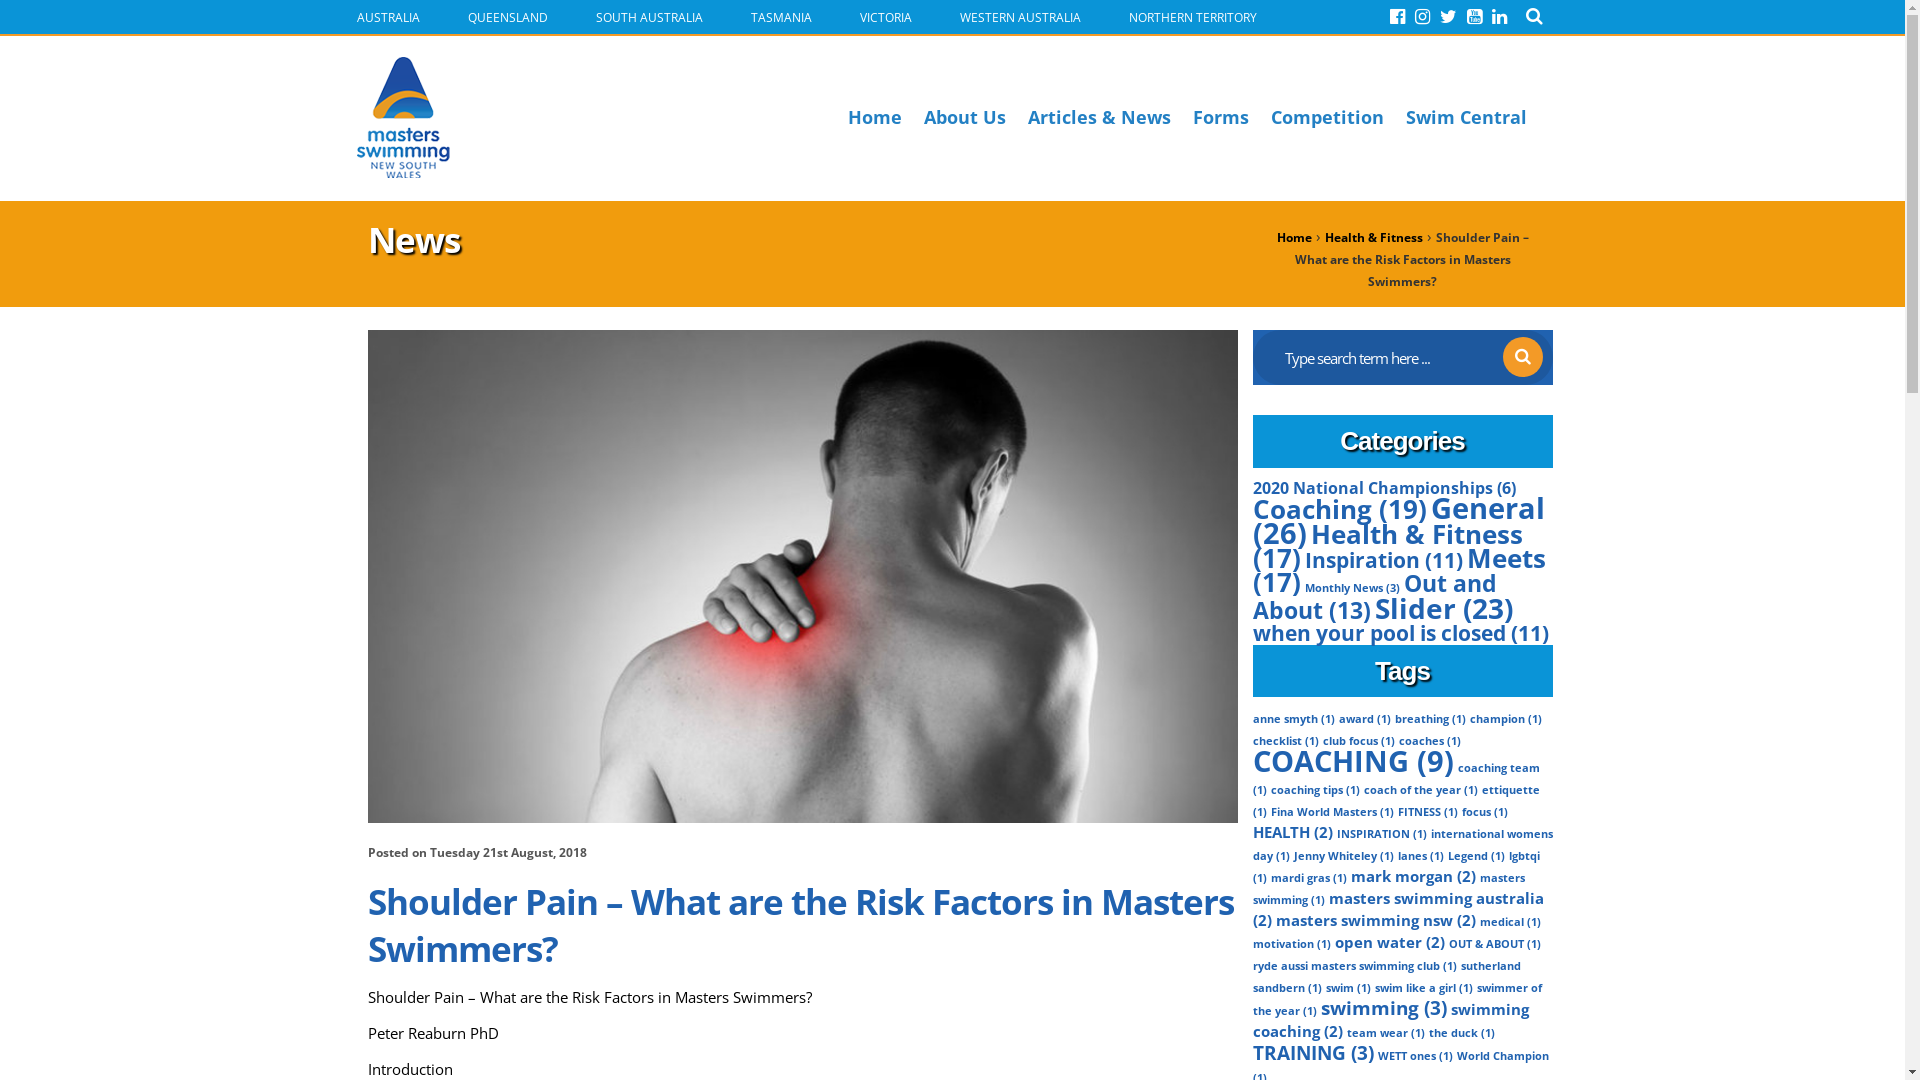  Describe the element at coordinates (1335, 833) in the screenshot. I see `'INSPIRATION (1)'` at that location.